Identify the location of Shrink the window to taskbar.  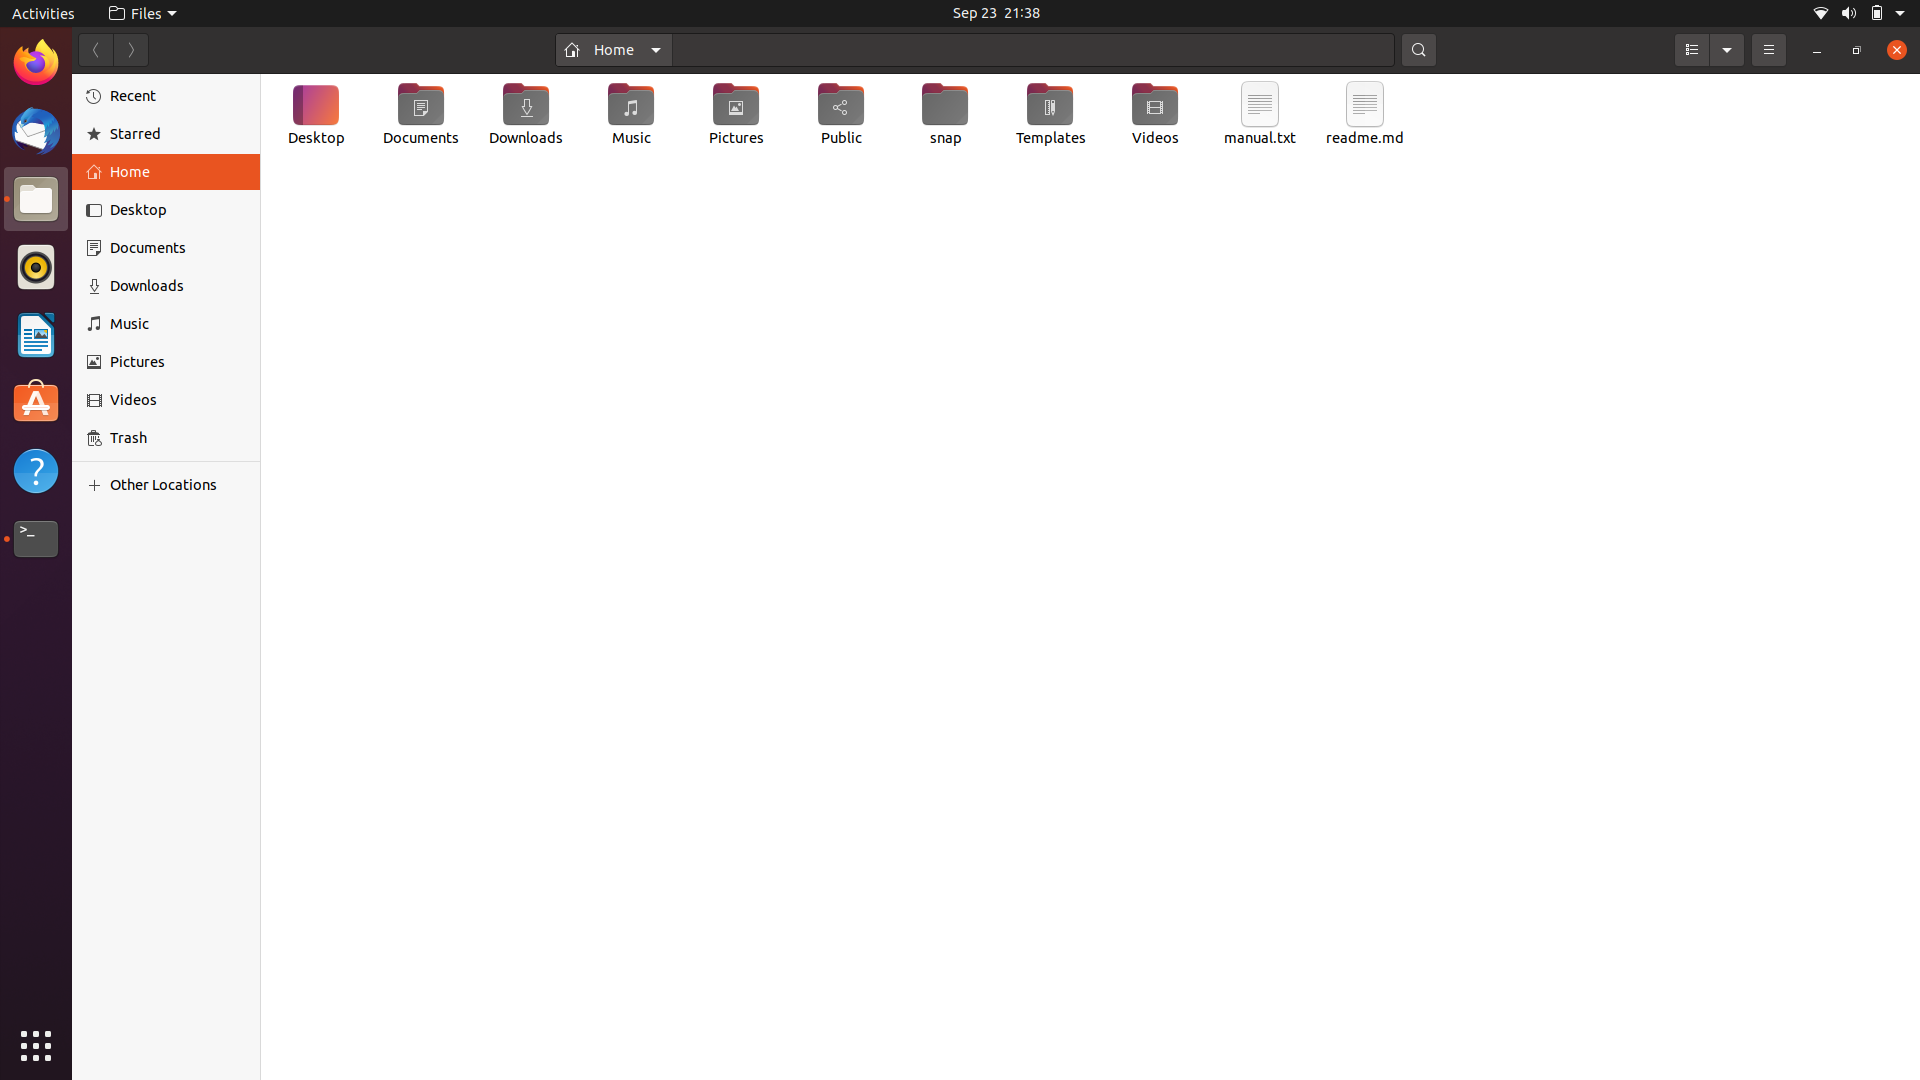
(1816, 49).